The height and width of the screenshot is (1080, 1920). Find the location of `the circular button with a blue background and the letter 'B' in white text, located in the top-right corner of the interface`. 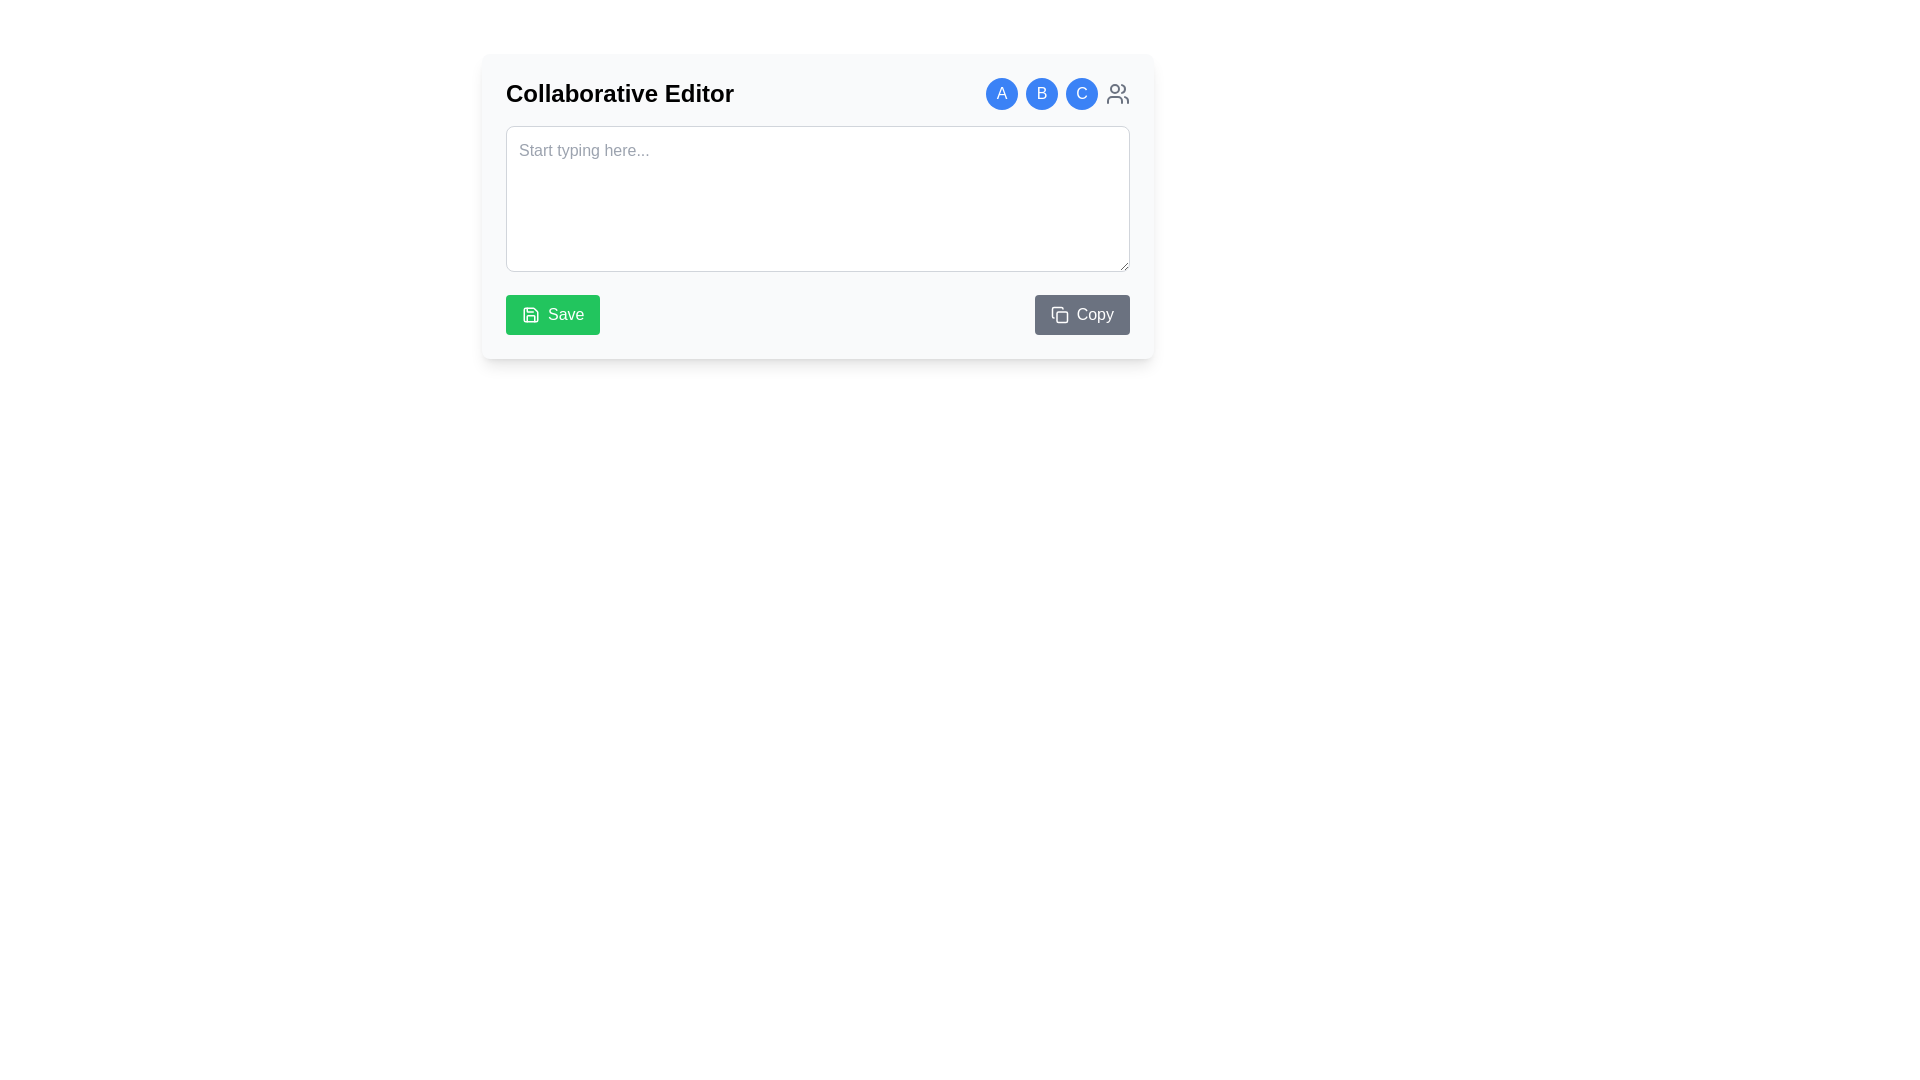

the circular button with a blue background and the letter 'B' in white text, located in the top-right corner of the interface is located at coordinates (1040, 93).